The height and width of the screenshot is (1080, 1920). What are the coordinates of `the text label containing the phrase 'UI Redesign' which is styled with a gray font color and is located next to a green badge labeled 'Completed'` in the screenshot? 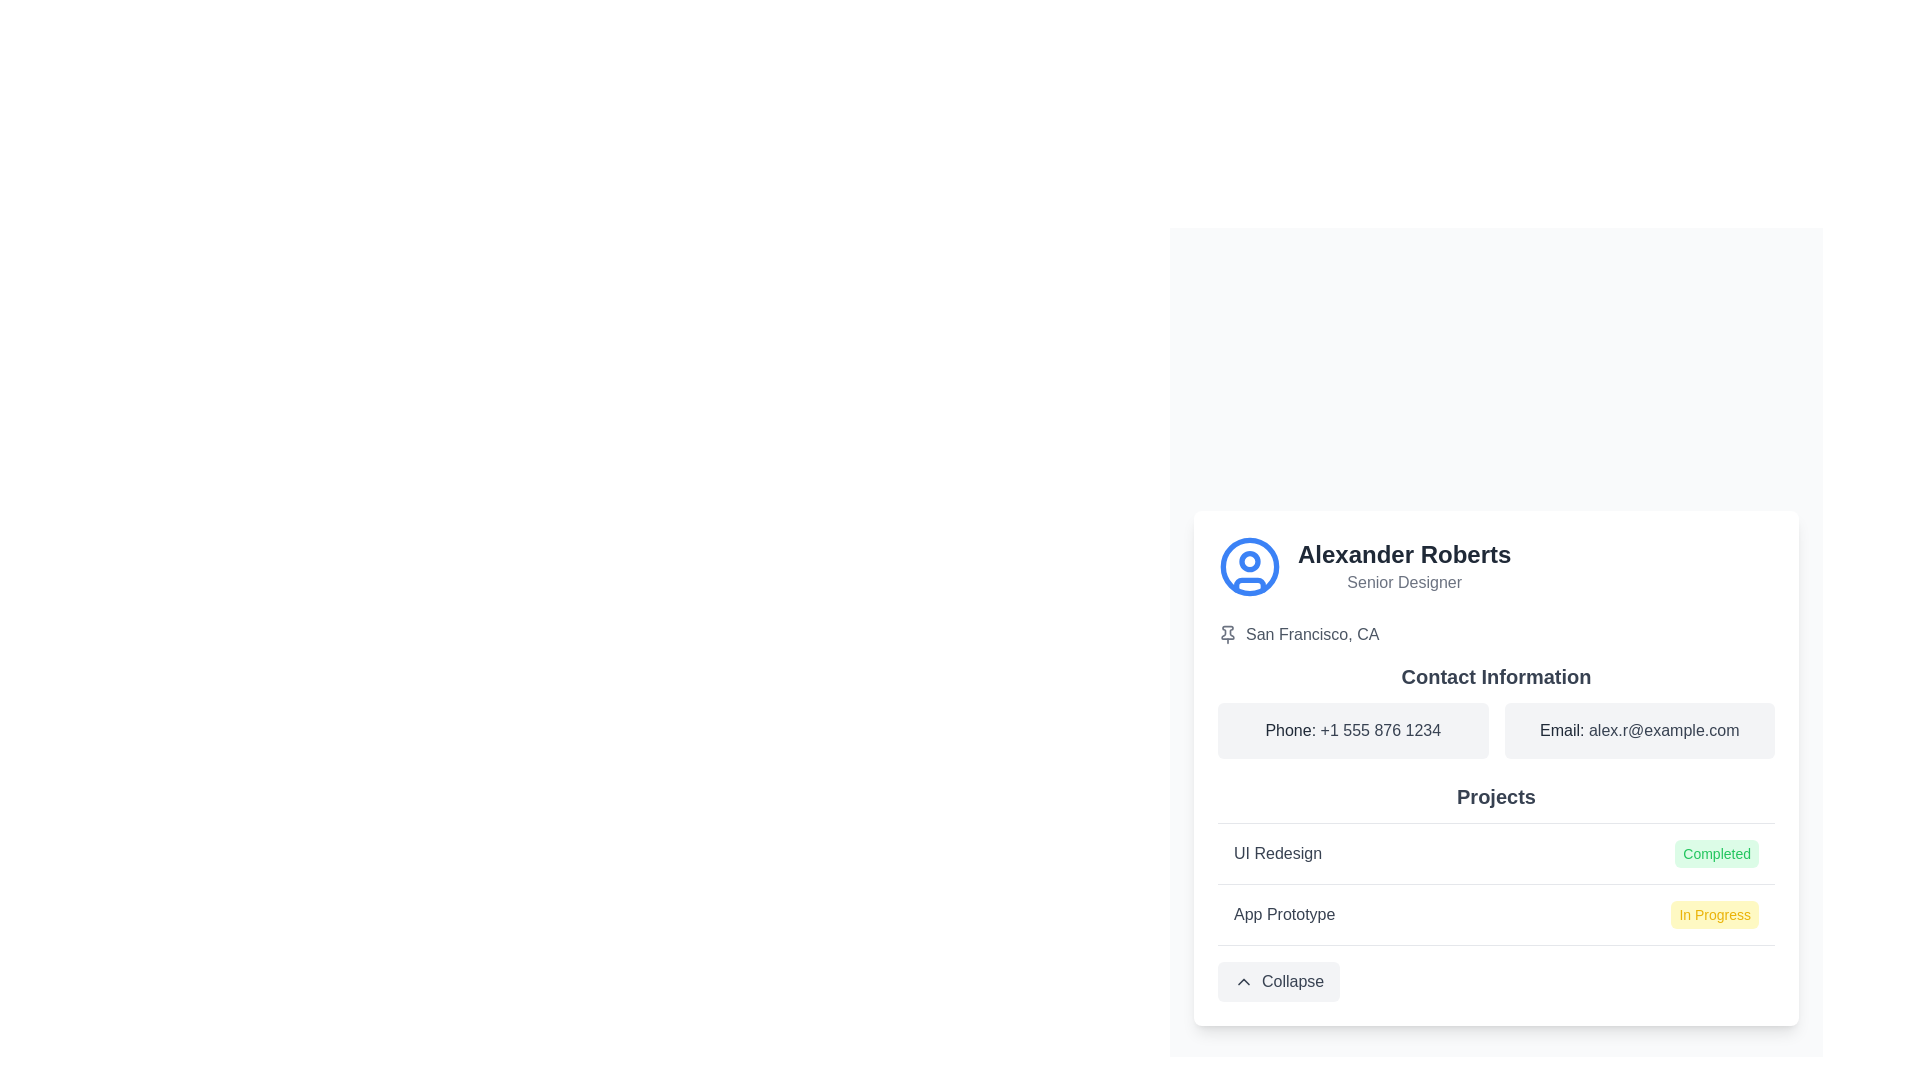 It's located at (1276, 853).